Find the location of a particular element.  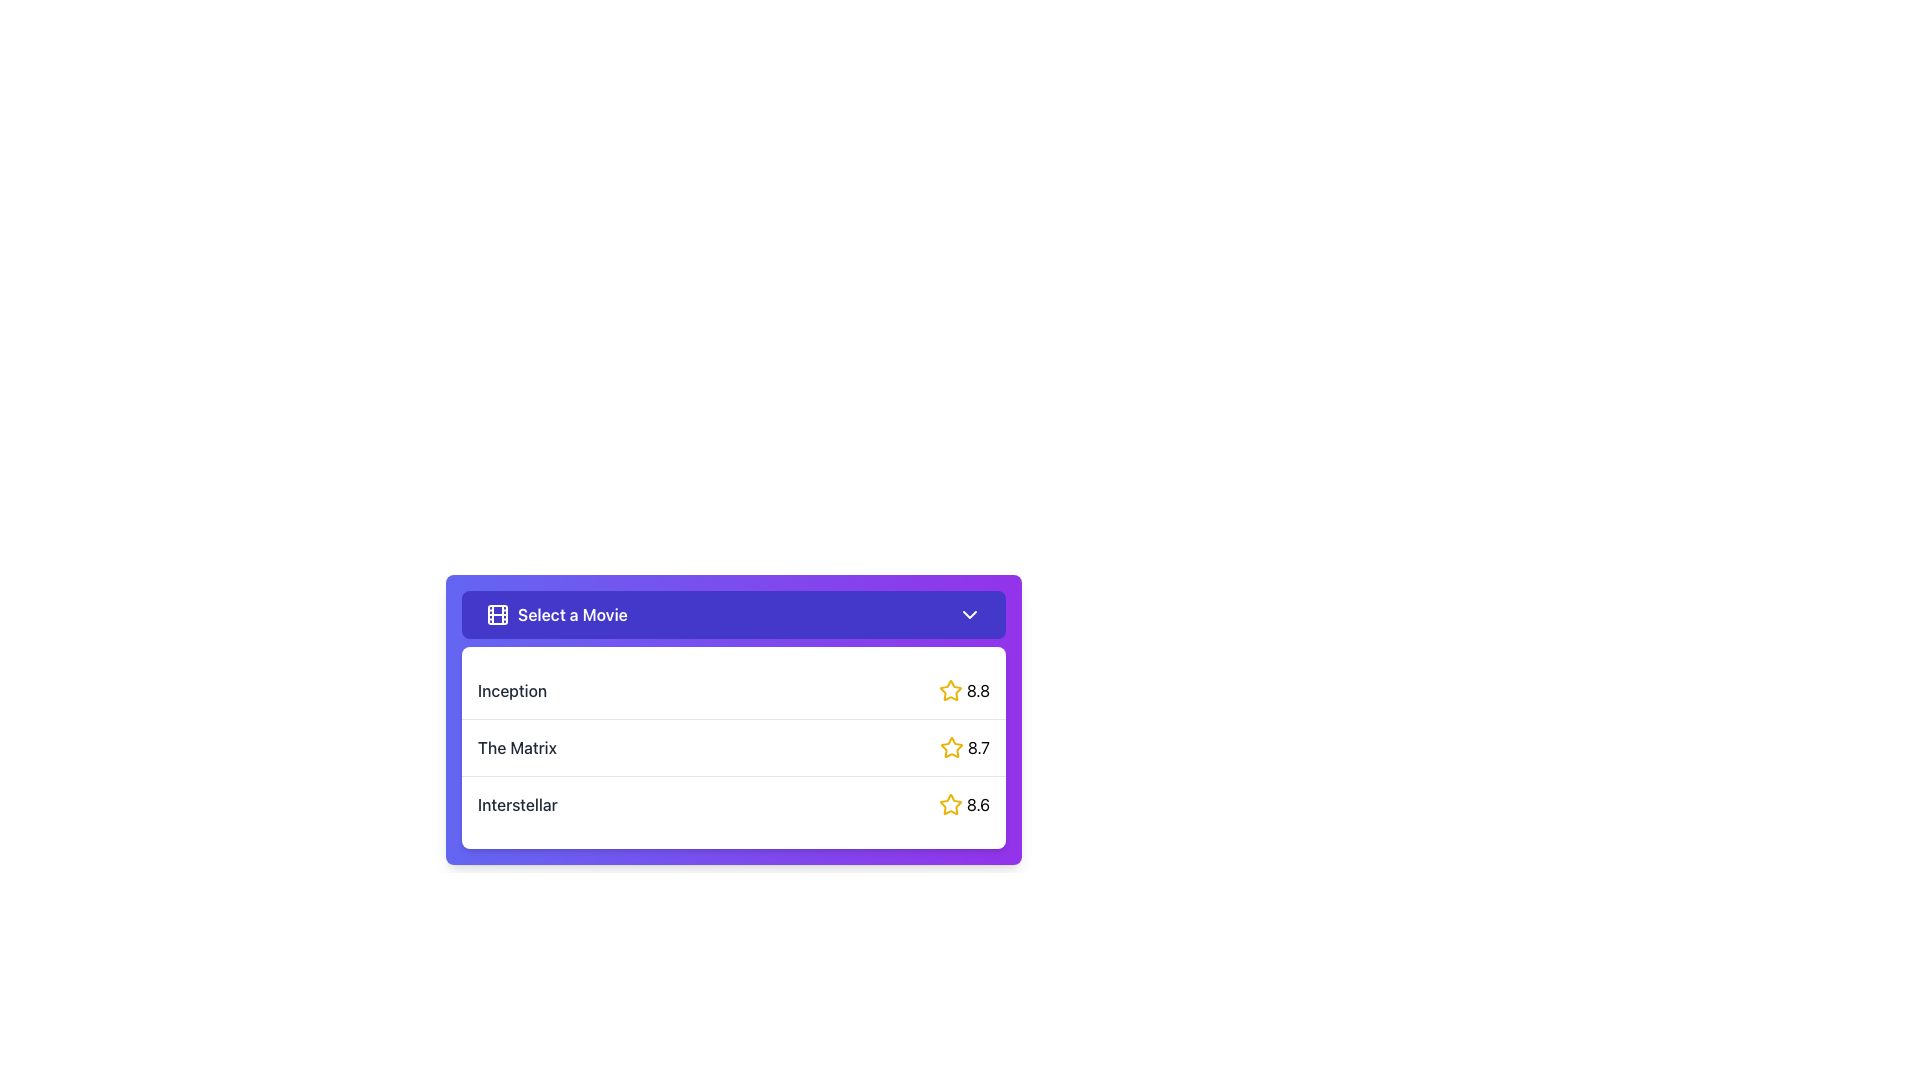

the star icon representing the rating '8.7', which is positioned in the middle row of the list items near the right-hand side, adjacent to the numerical value is located at coordinates (950, 748).